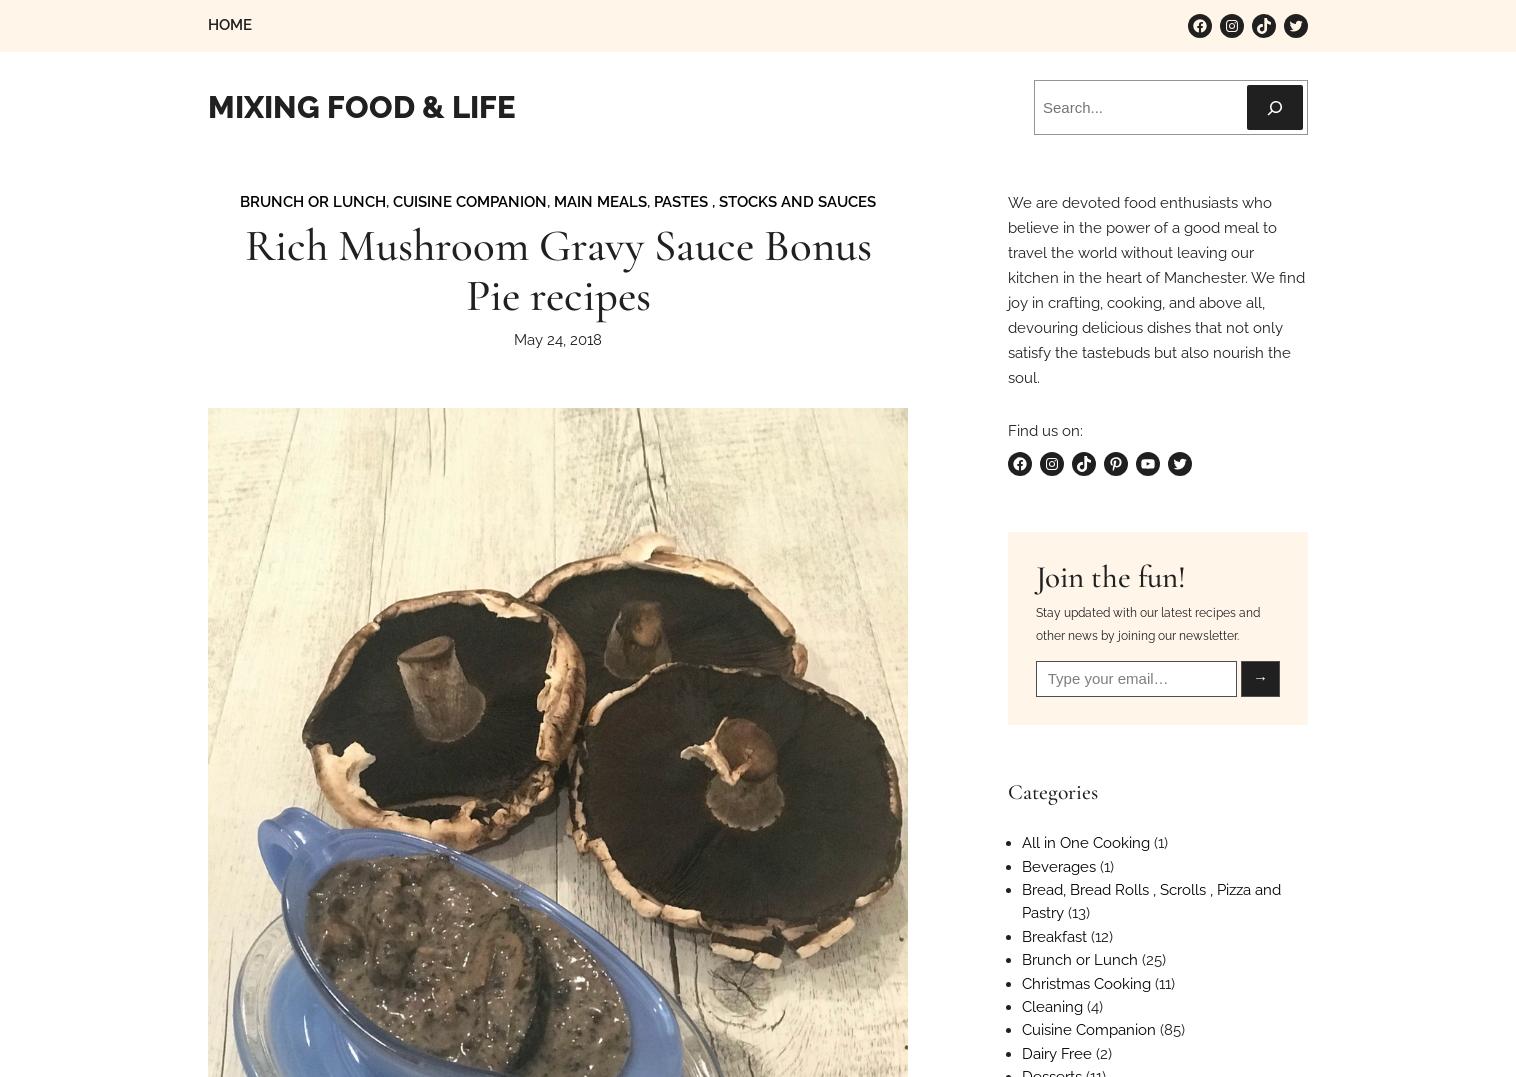 This screenshot has width=1516, height=1077. I want to click on 'MIXING FOOD & LIFE', so click(362, 106).